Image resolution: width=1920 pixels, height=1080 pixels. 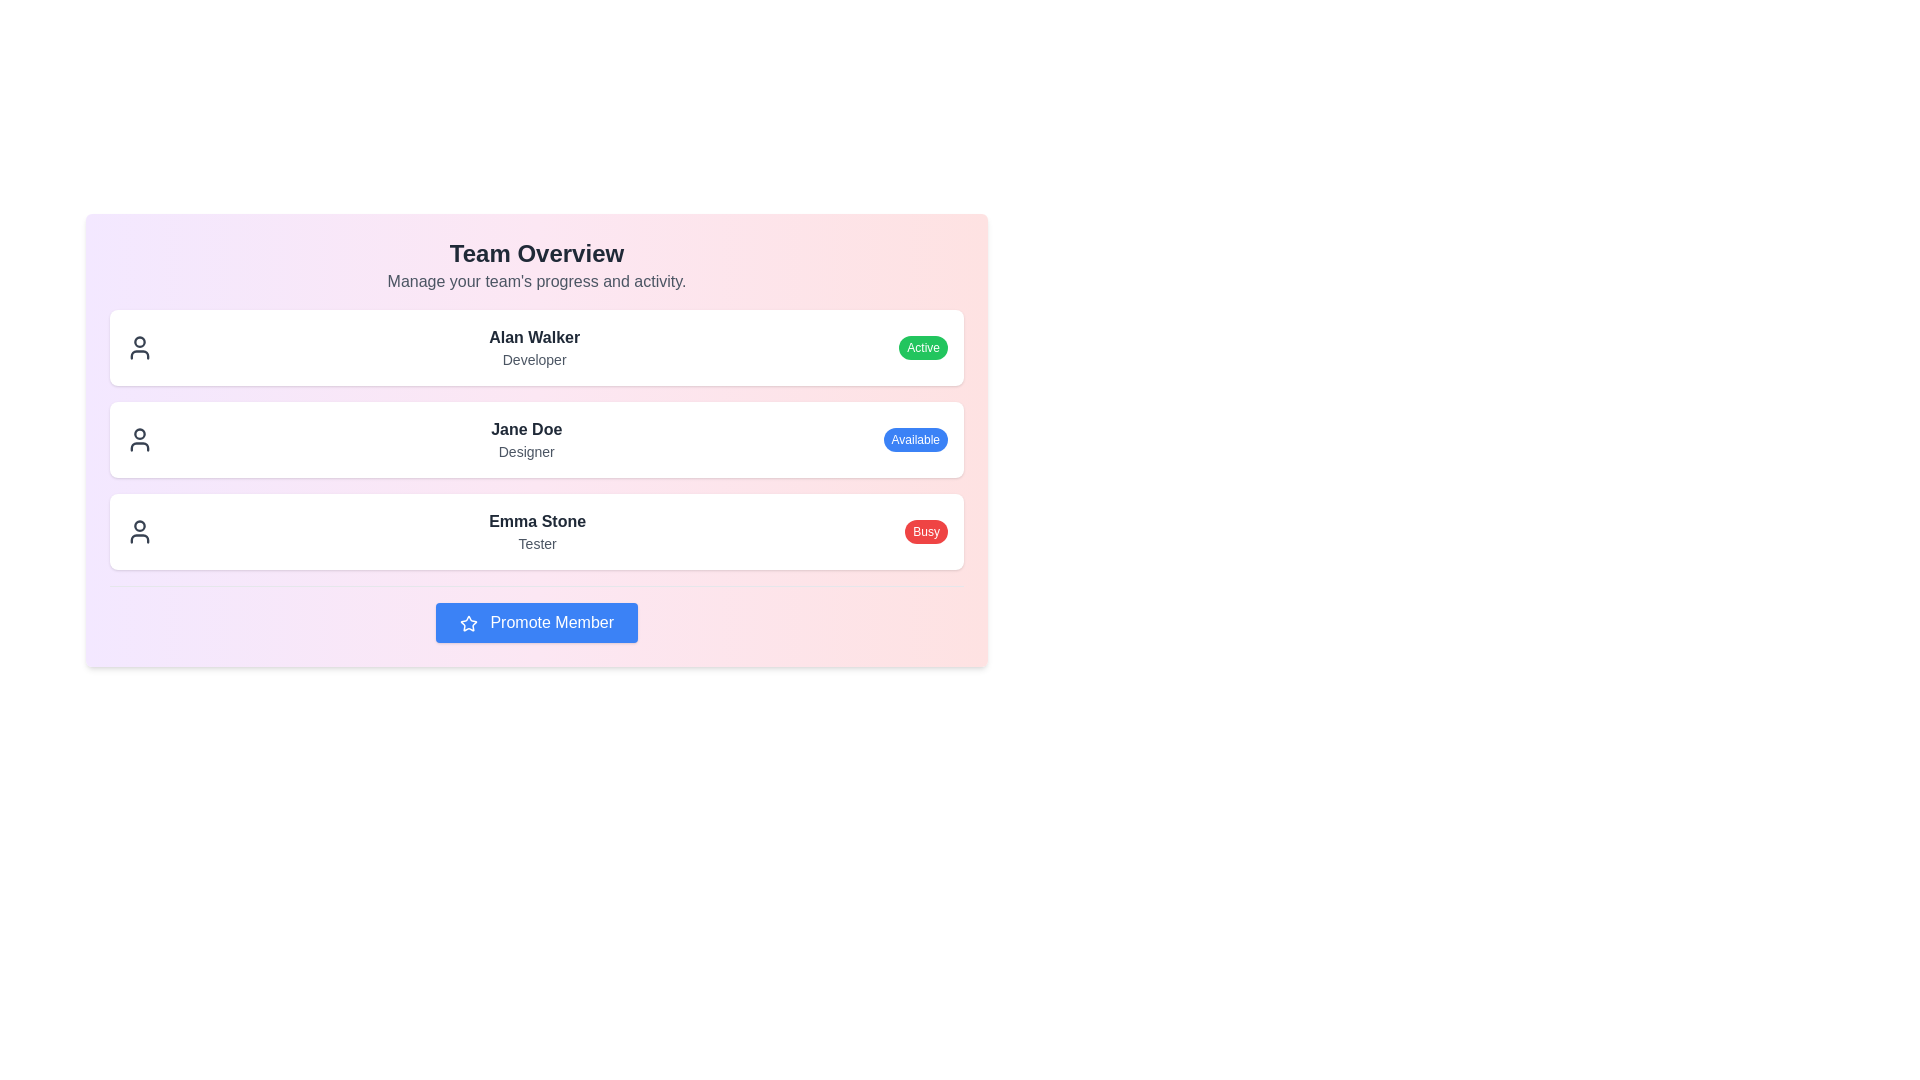 What do you see at coordinates (138, 438) in the screenshot?
I see `the profile icon (SVG) representing 'Jane Doe'` at bounding box center [138, 438].